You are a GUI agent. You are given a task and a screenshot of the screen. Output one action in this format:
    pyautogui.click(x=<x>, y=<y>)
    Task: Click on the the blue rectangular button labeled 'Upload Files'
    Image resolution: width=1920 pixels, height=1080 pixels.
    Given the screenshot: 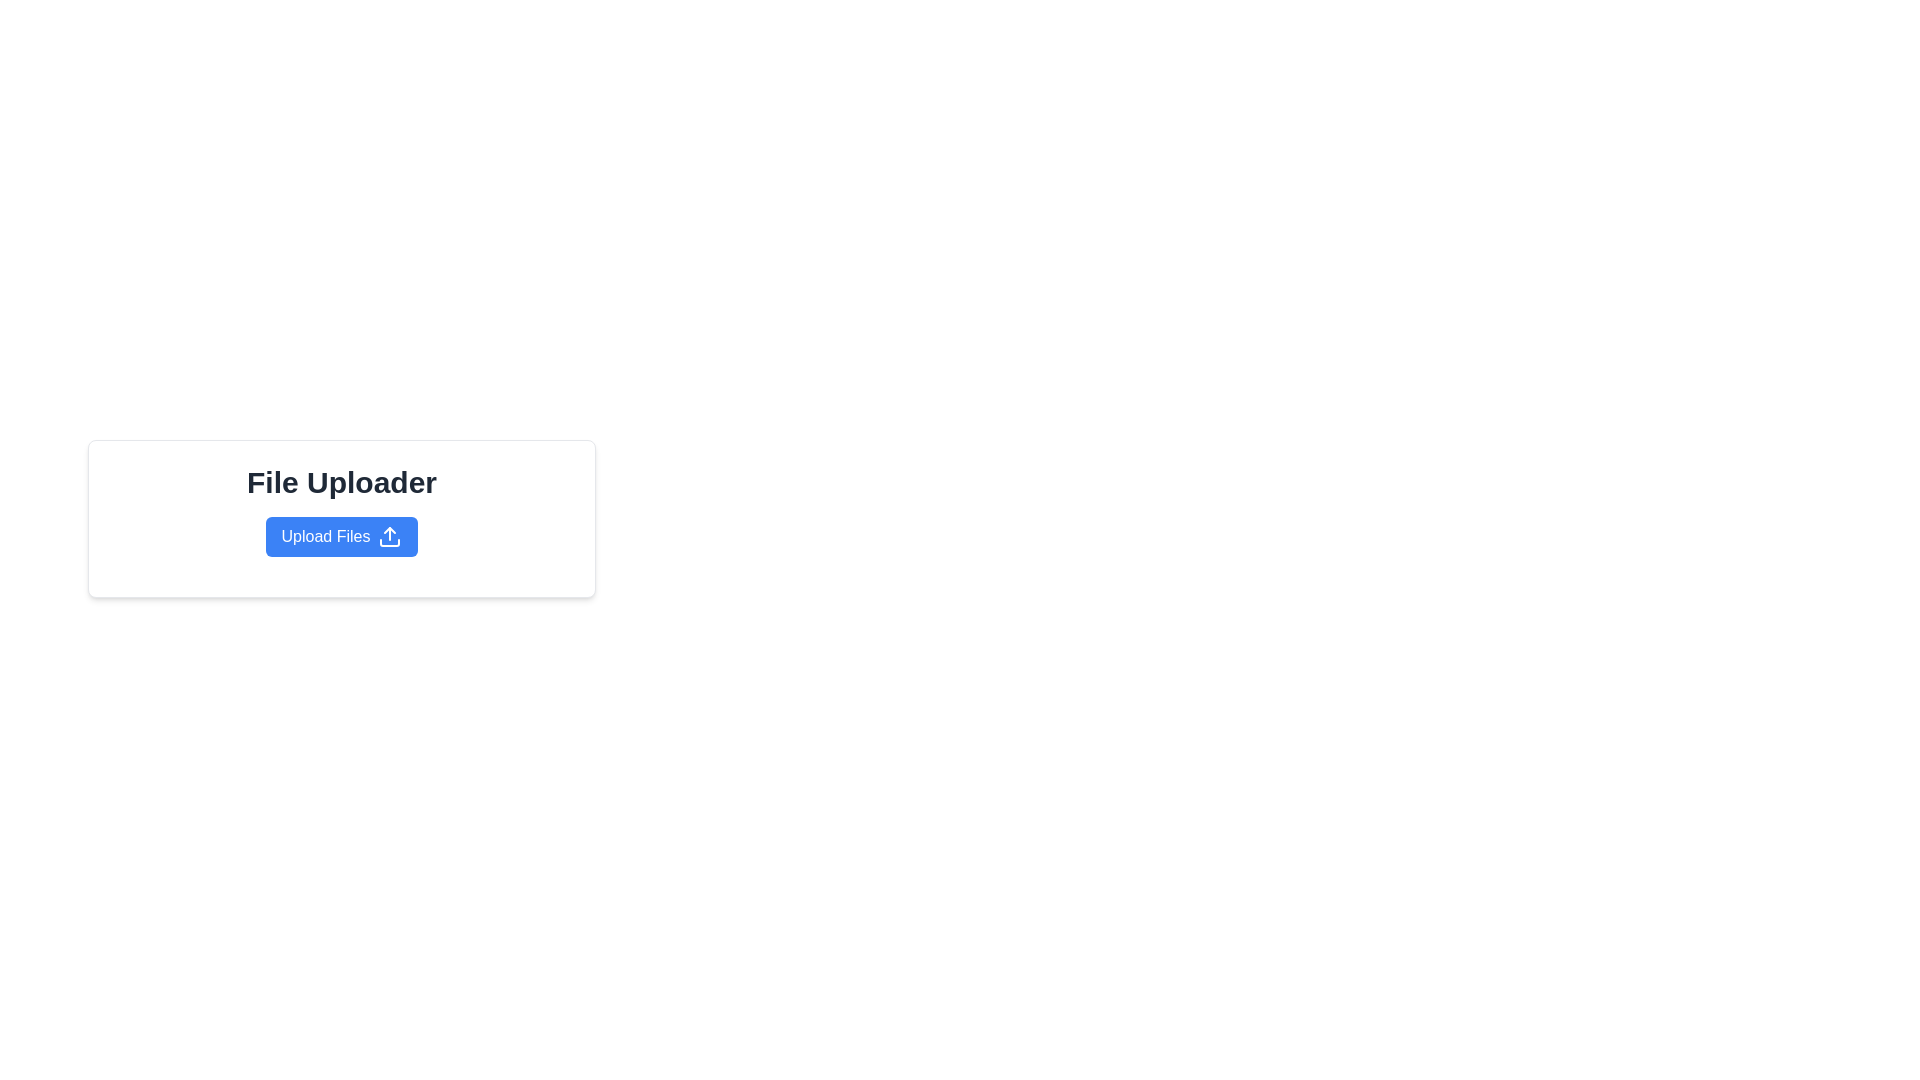 What is the action you would take?
    pyautogui.click(x=341, y=535)
    